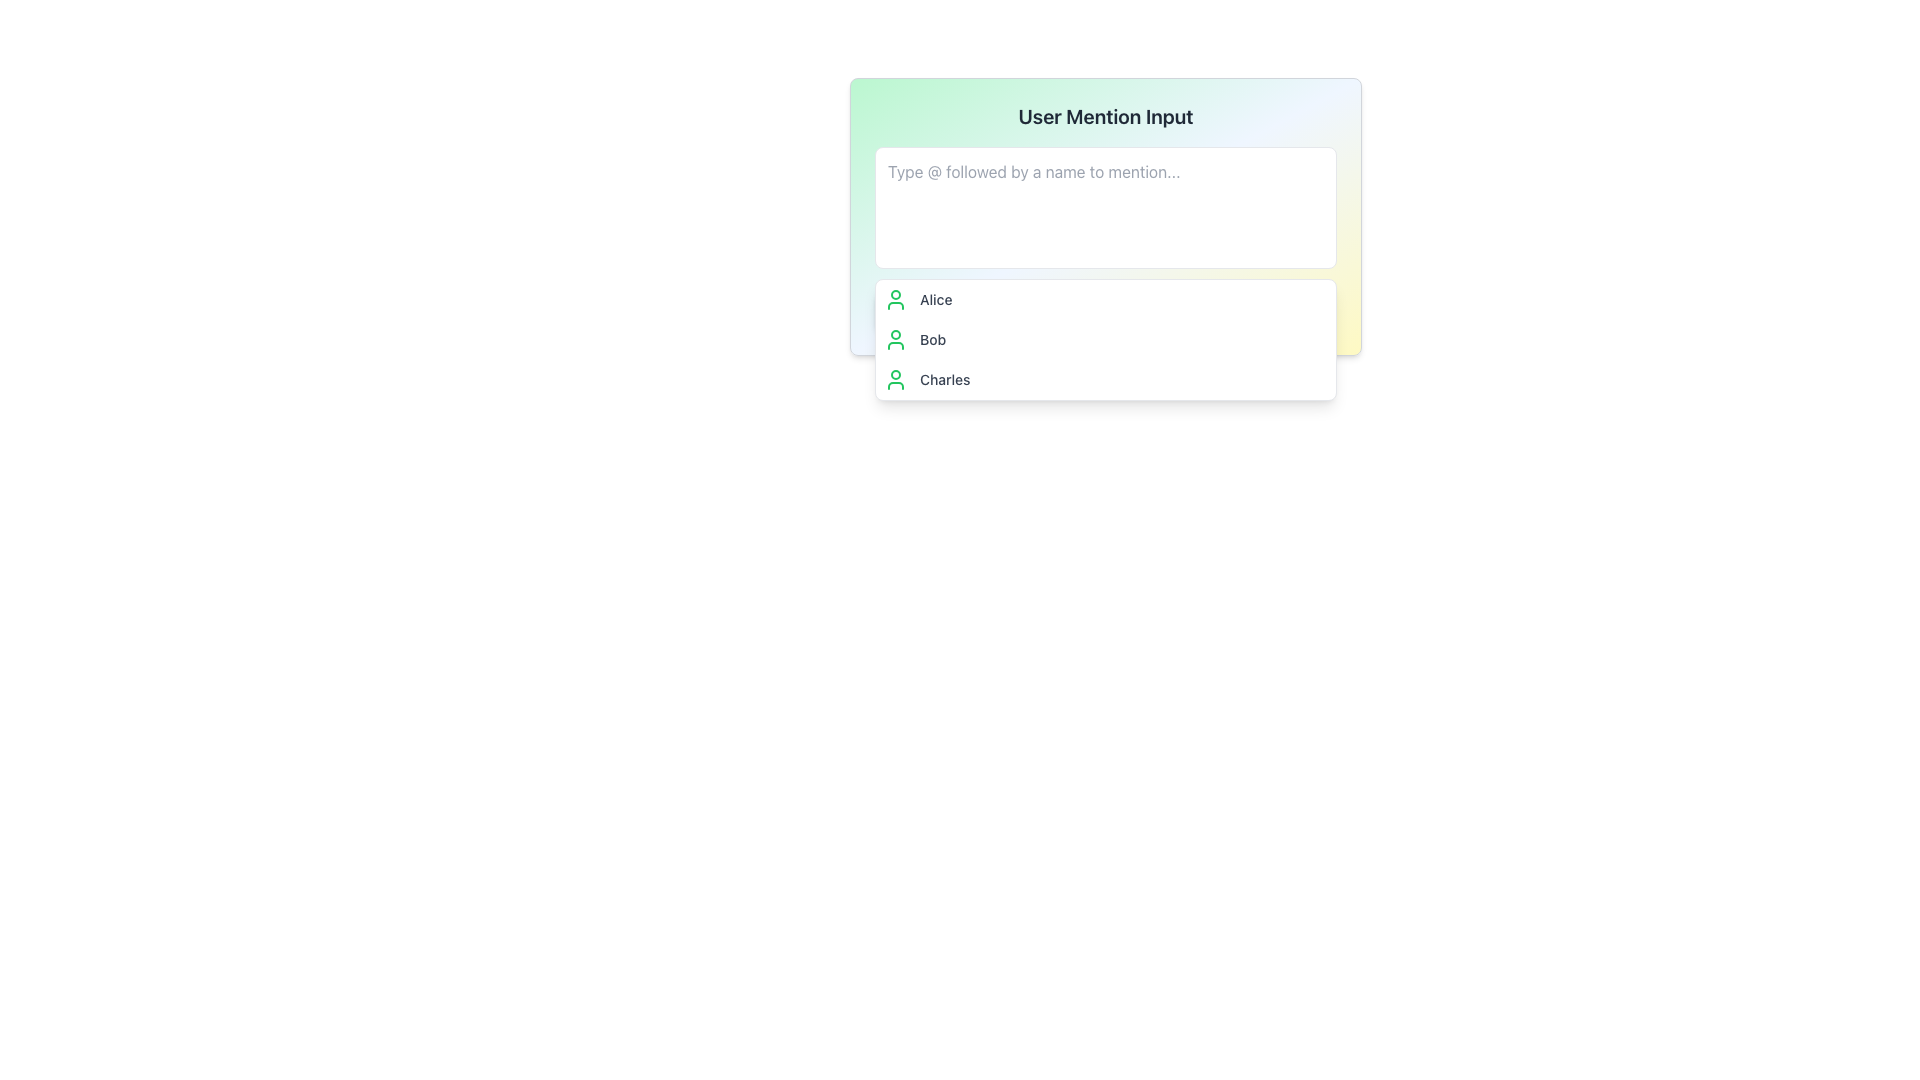  Describe the element at coordinates (1104, 300) in the screenshot. I see `the first selectable user mention suggestion labeled 'Alice' in the dropdown menu` at that location.